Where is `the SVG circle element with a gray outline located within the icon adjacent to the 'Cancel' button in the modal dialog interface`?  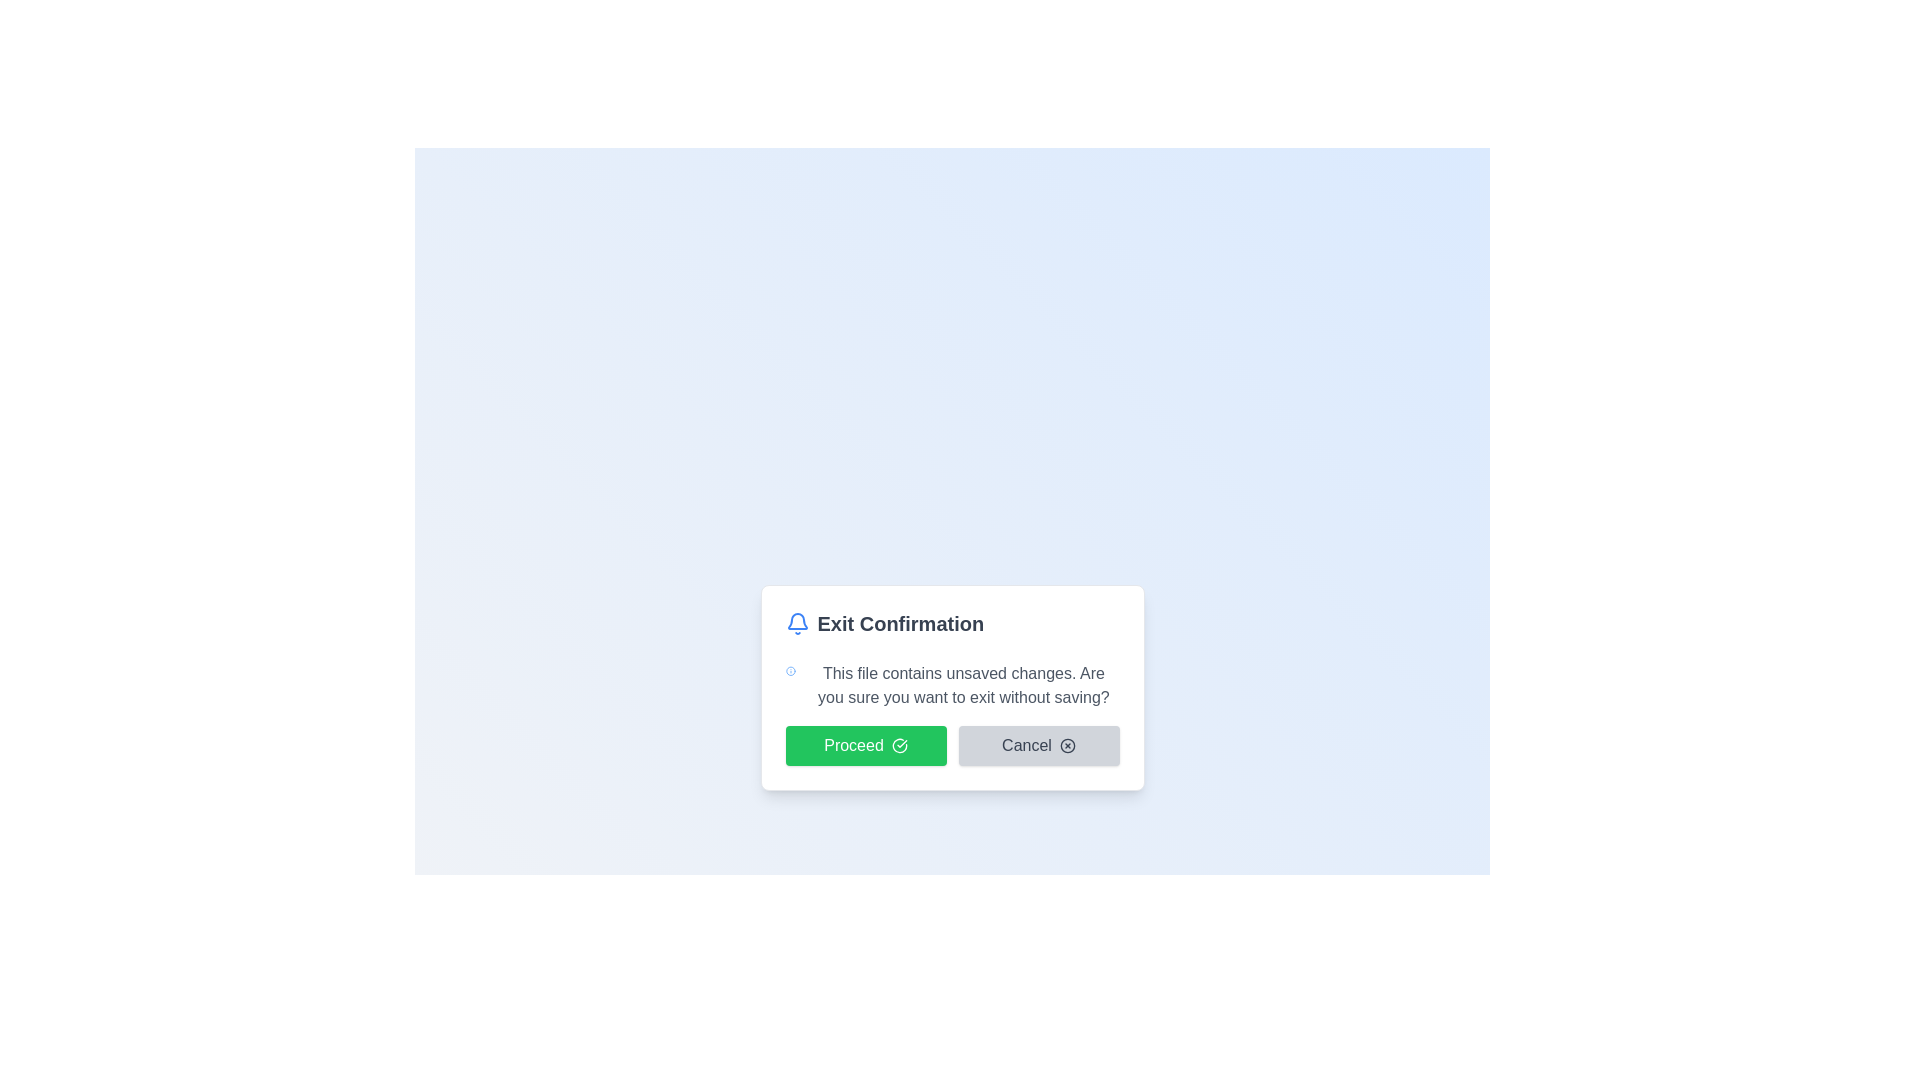
the SVG circle element with a gray outline located within the icon adjacent to the 'Cancel' button in the modal dialog interface is located at coordinates (1066, 745).